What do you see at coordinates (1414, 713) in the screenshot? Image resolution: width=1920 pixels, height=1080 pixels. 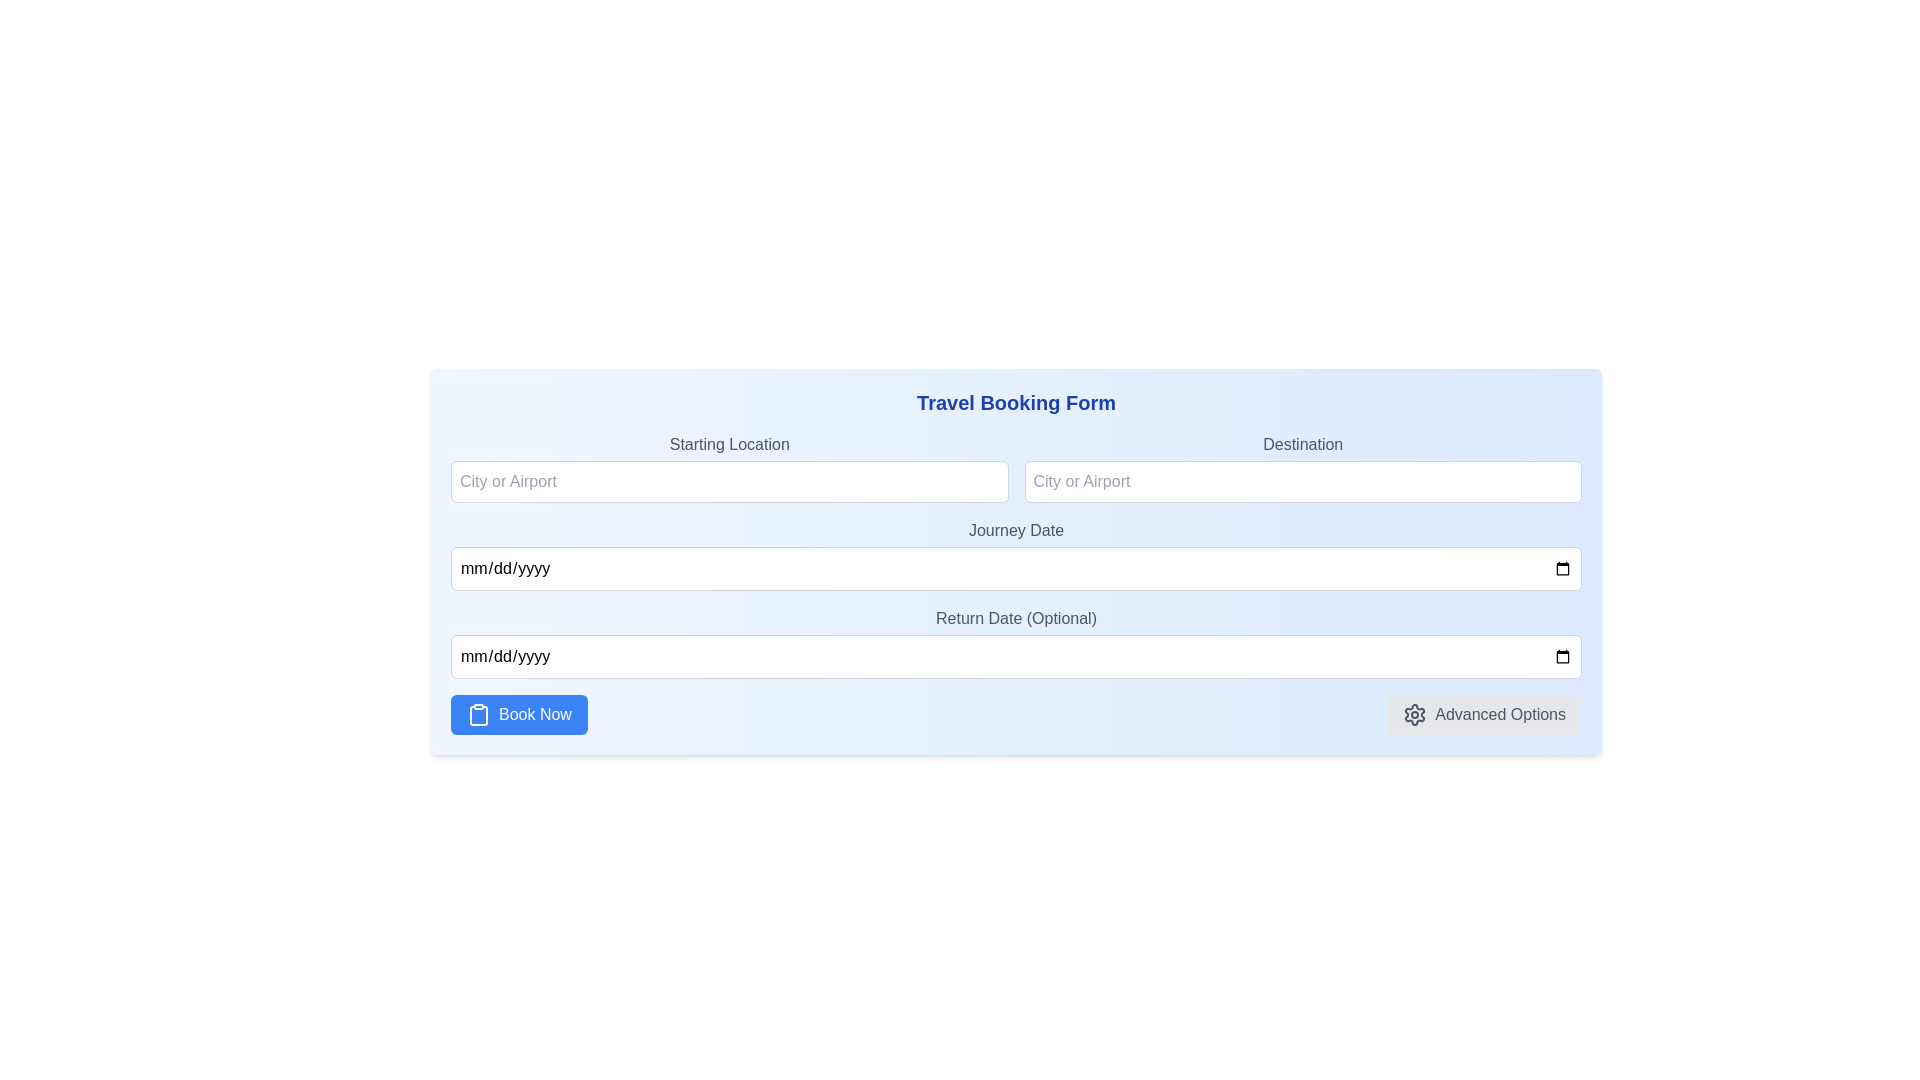 I see `the gear icon, which is part of the SVG graphic located within the 'Advanced Options' button on the bottom-right corner of the 'Travel Booking Form' interface` at bounding box center [1414, 713].